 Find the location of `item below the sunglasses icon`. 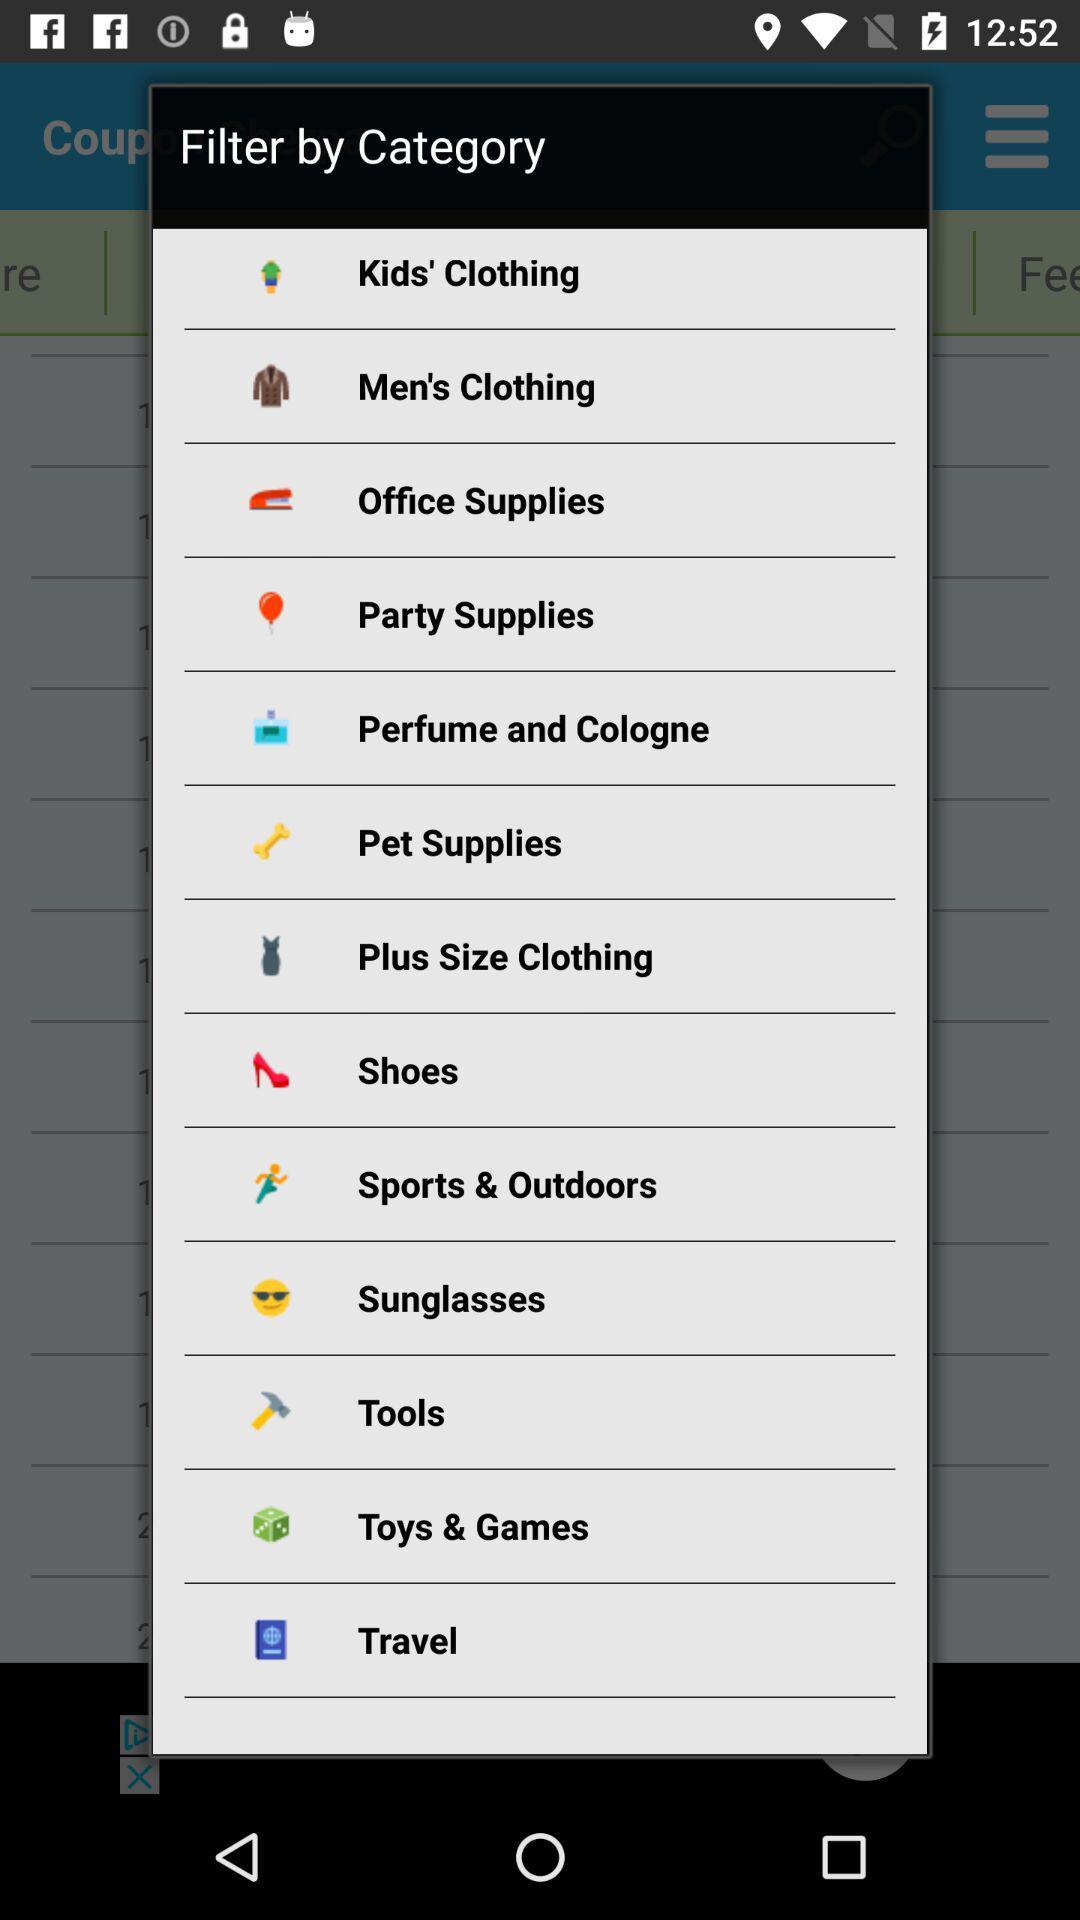

item below the sunglasses icon is located at coordinates (563, 1410).